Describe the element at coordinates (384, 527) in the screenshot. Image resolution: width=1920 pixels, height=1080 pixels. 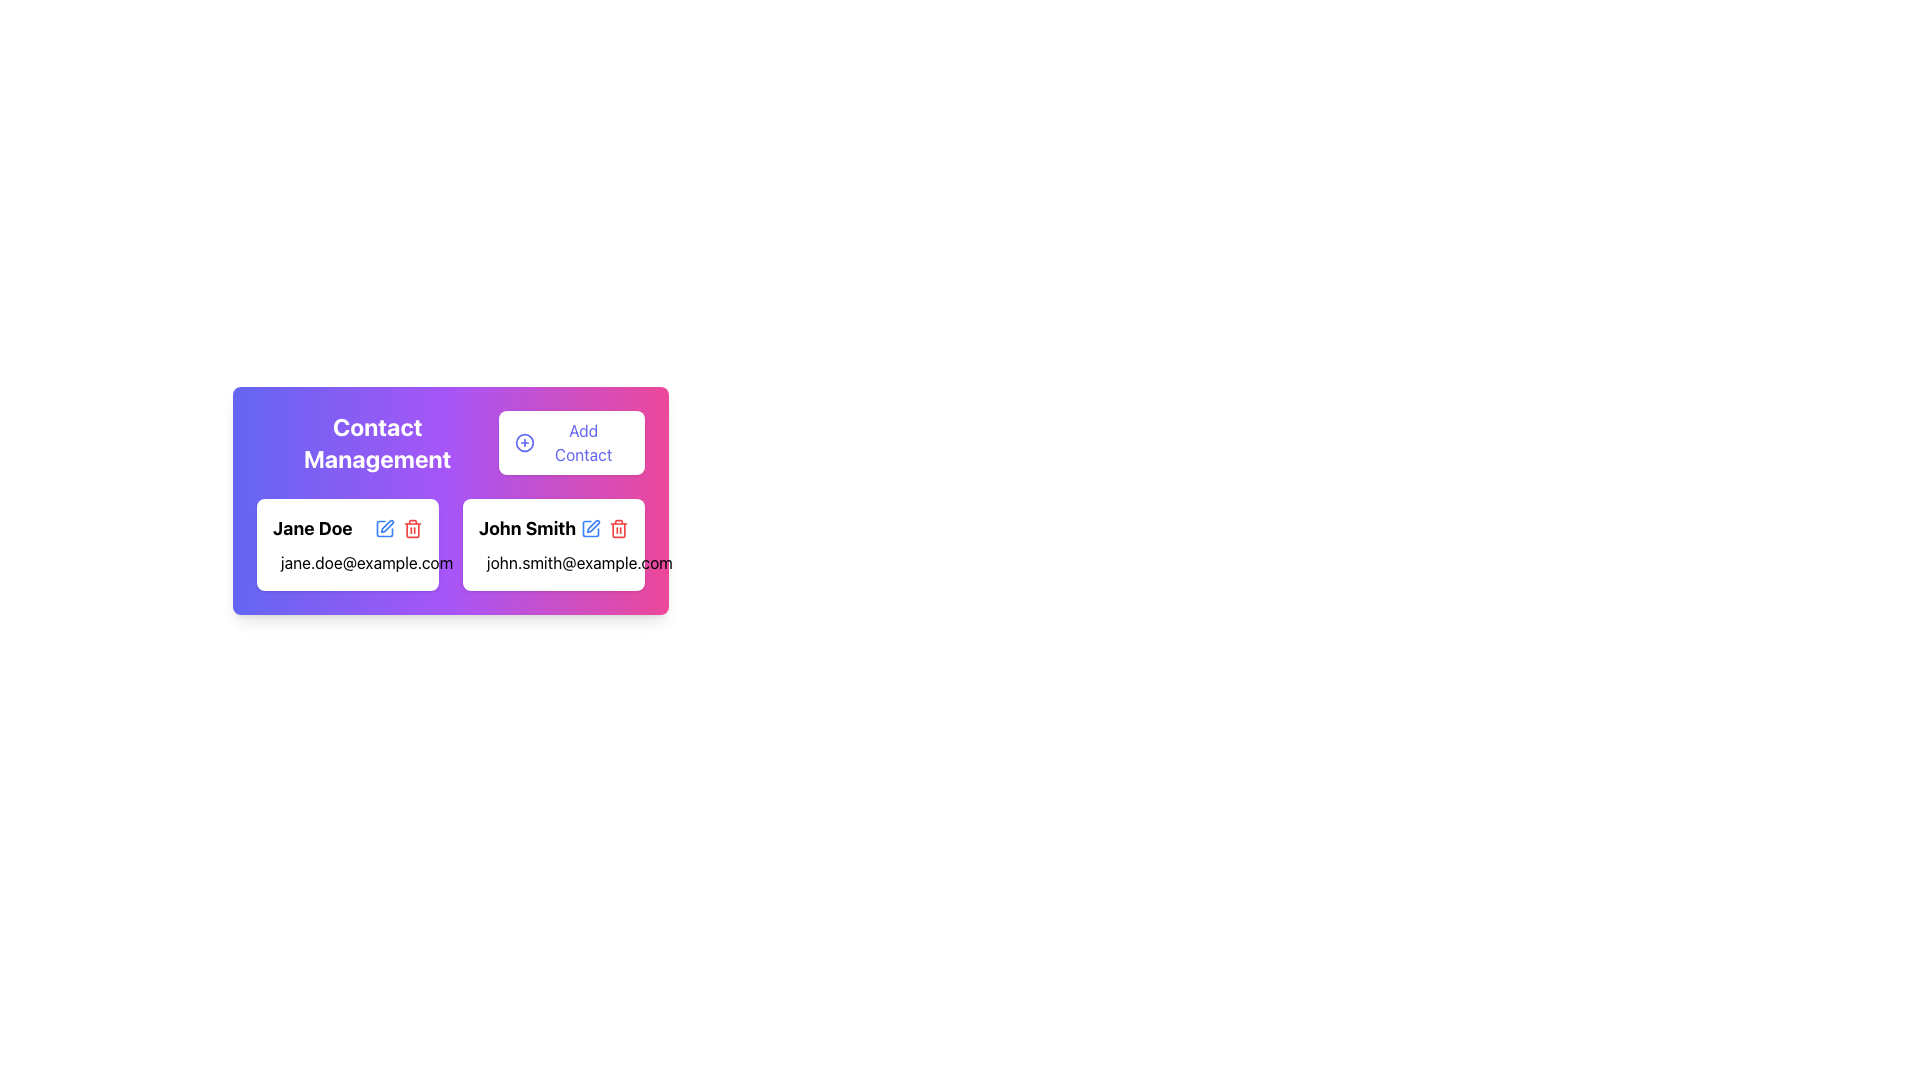
I see `the edit button located to the right of 'Jane Doe' in the contact card under 'Contact Management' to initiate the edit operation` at that location.